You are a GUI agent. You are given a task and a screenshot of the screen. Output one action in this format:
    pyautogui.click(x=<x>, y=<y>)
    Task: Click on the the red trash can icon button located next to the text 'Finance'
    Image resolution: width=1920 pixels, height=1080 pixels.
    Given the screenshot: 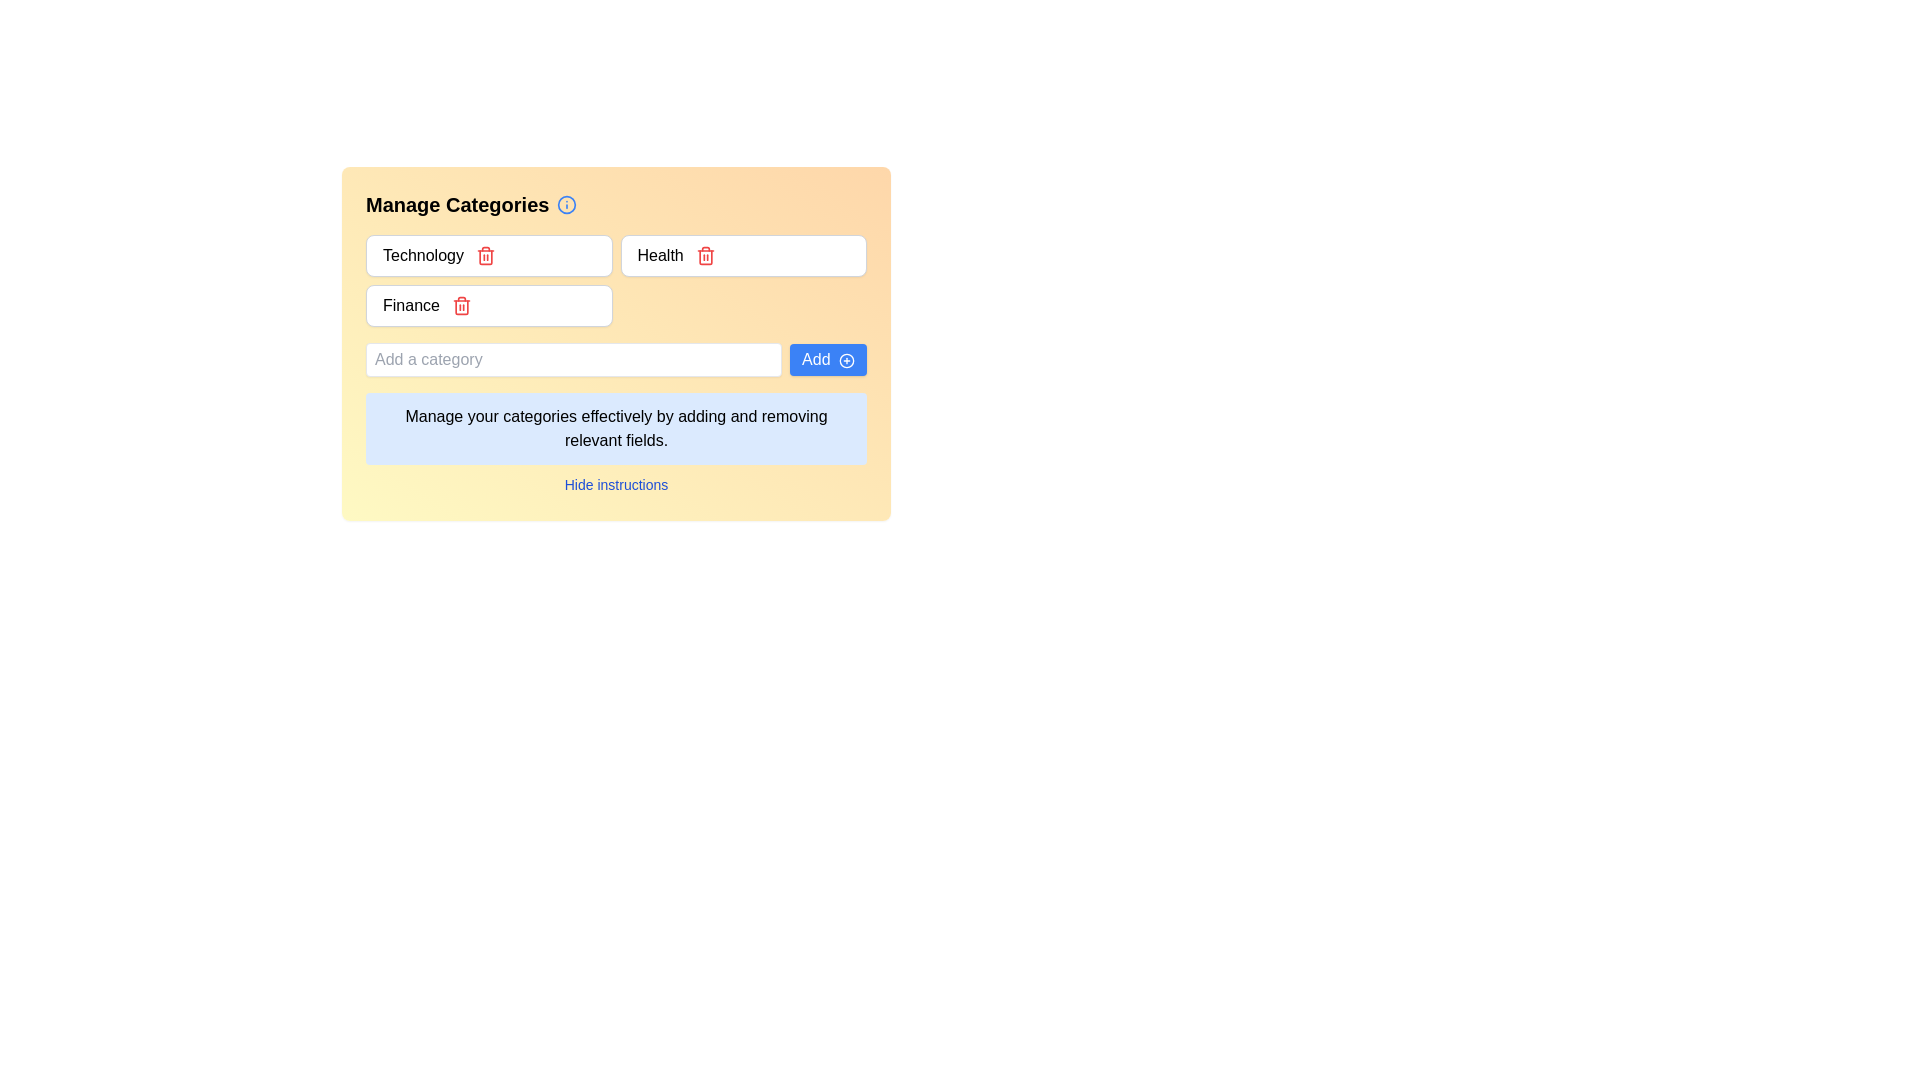 What is the action you would take?
    pyautogui.click(x=460, y=305)
    